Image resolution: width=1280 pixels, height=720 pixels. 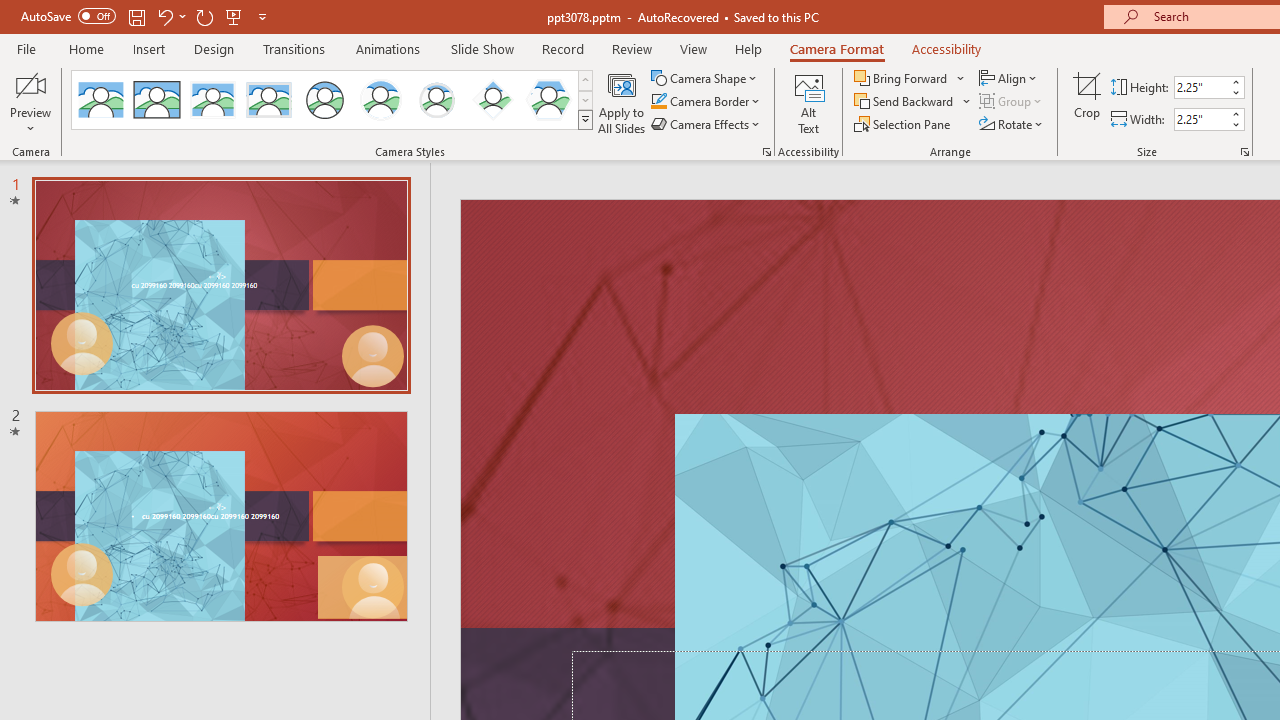 I want to click on 'Center Shadow Circle', so click(x=381, y=100).